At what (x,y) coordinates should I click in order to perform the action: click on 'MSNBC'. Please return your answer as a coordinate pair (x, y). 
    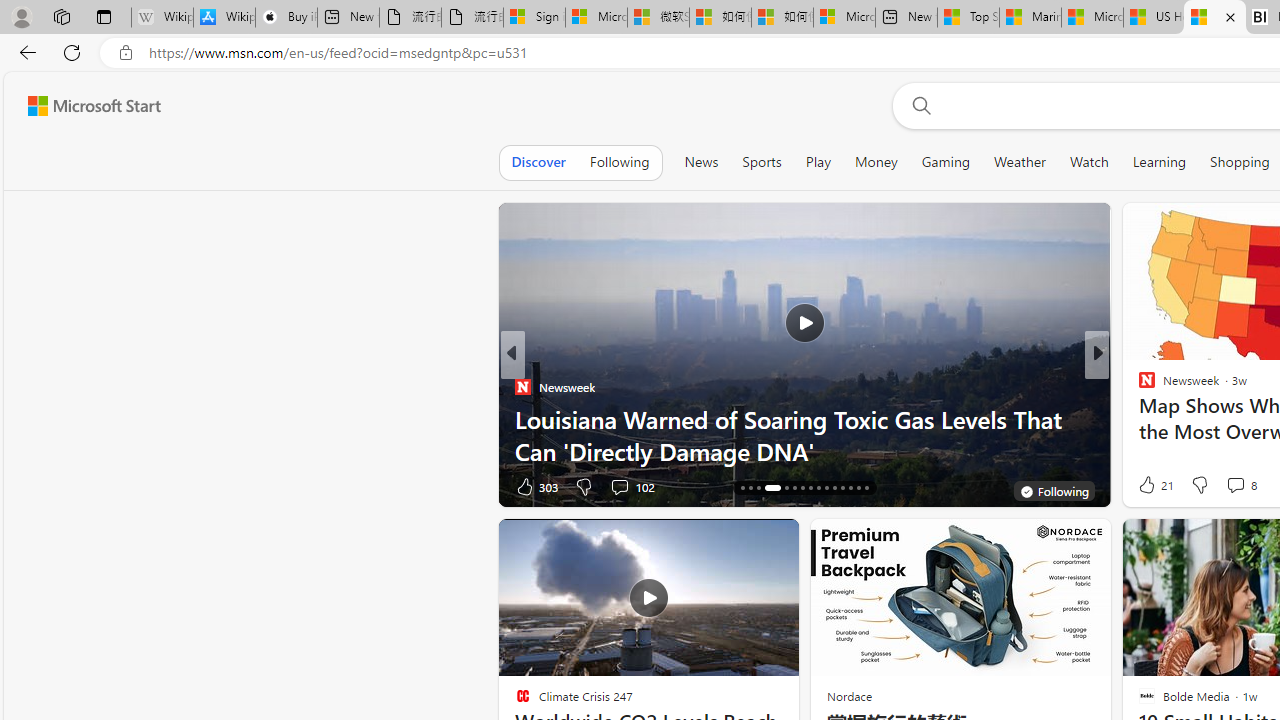
    Looking at the image, I should click on (1138, 387).